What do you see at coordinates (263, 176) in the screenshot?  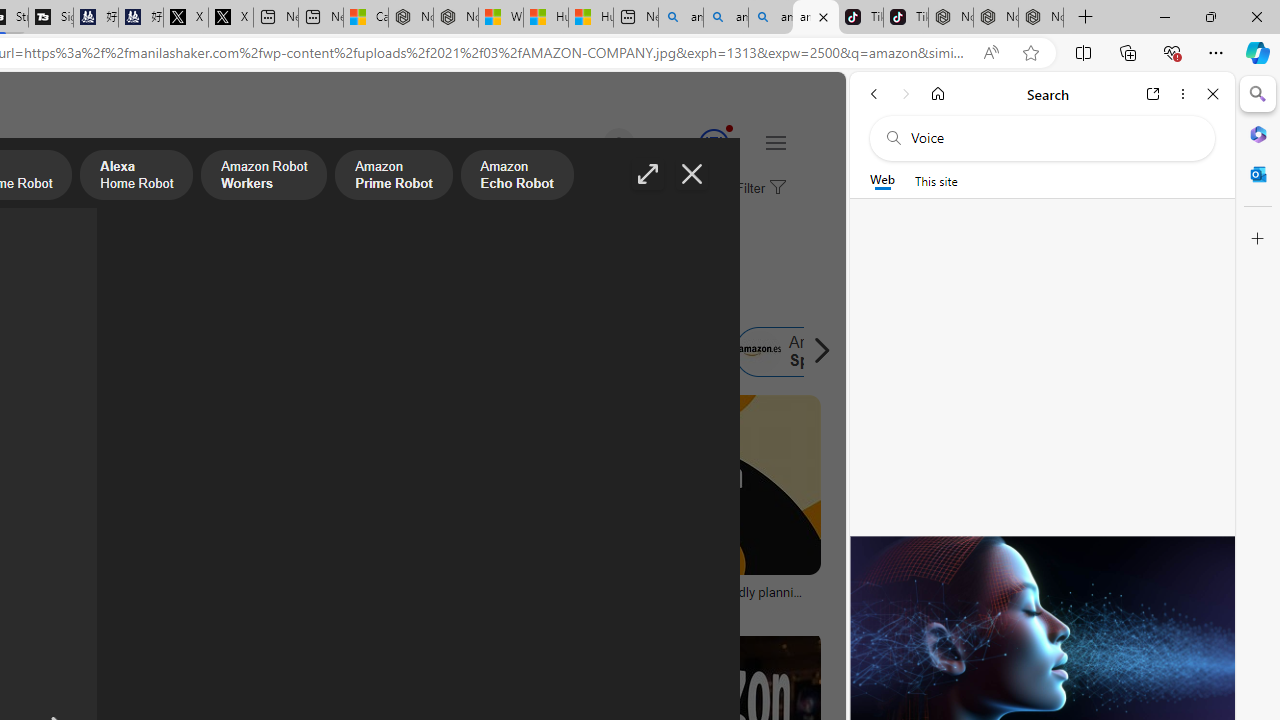 I see `'Amazon Robot Workers'` at bounding box center [263, 176].